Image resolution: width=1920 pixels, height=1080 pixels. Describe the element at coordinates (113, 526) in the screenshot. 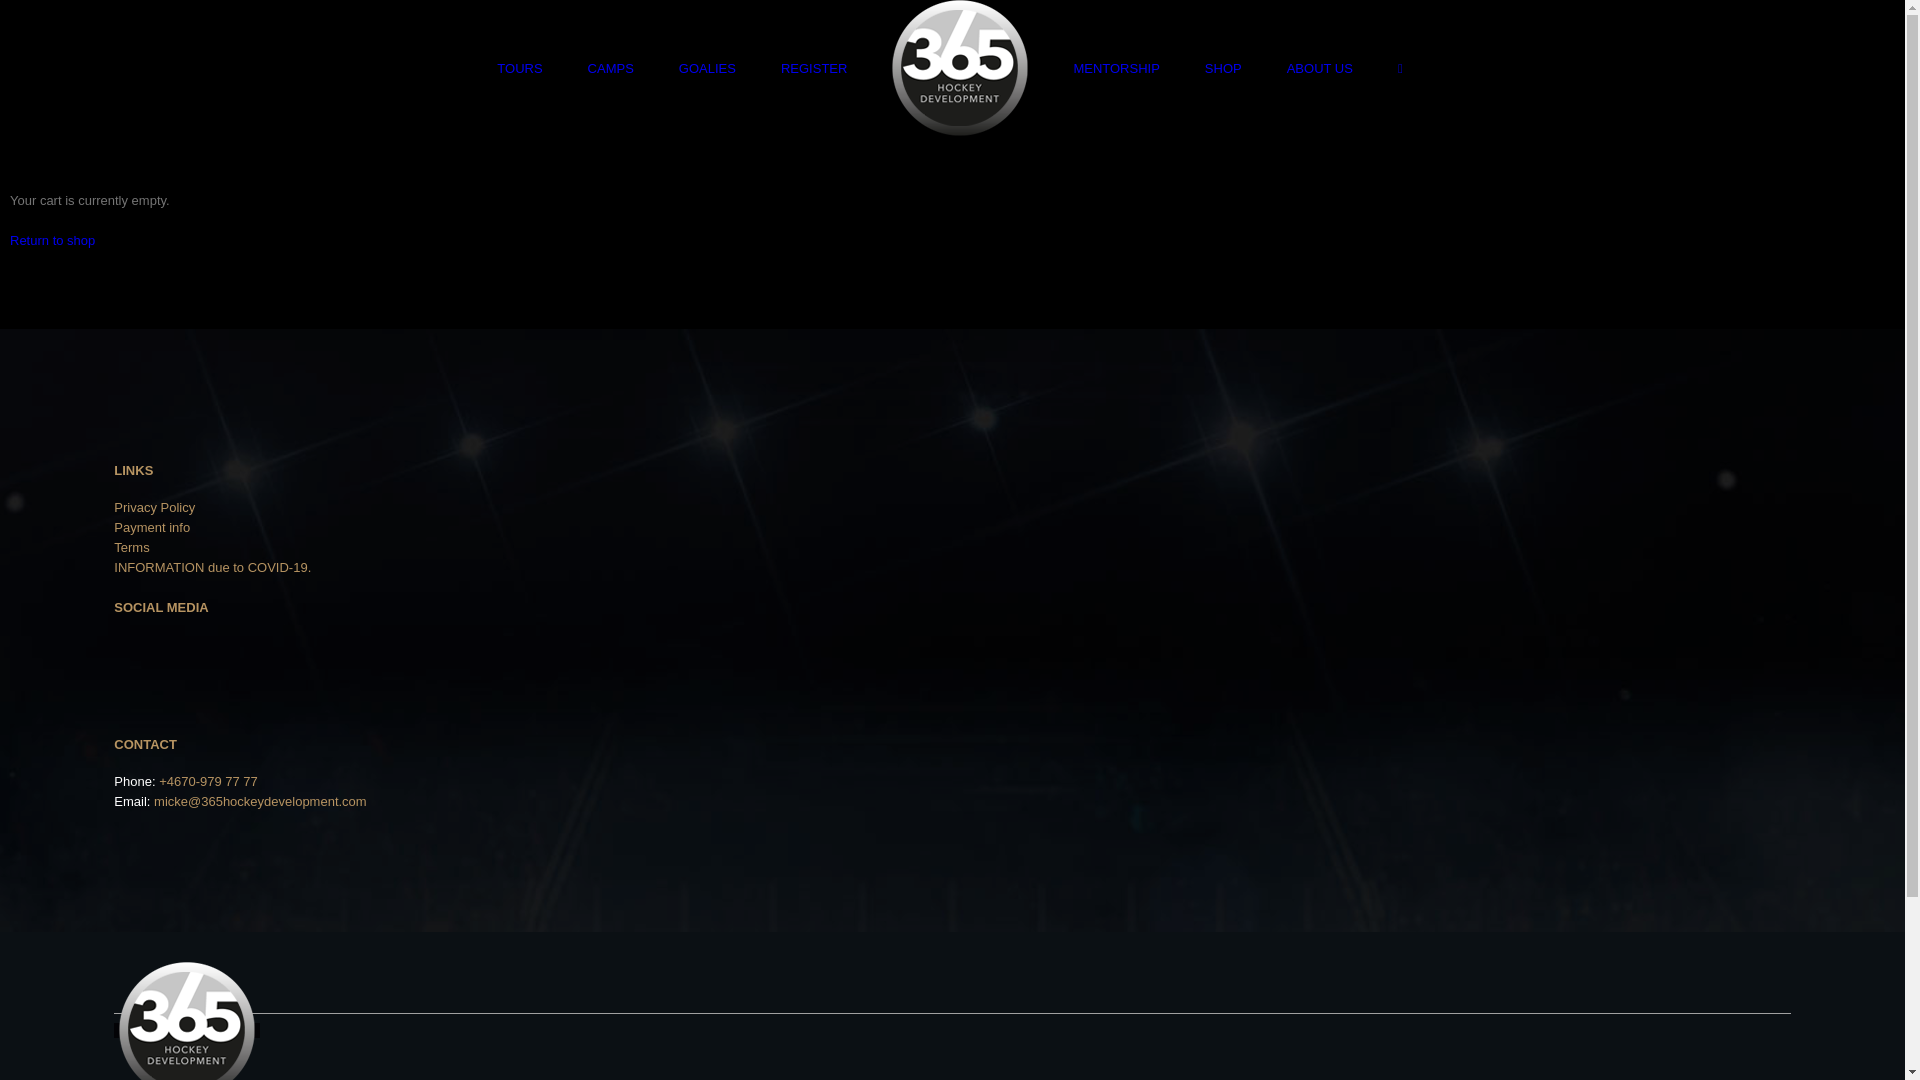

I see `'Payment info'` at that location.